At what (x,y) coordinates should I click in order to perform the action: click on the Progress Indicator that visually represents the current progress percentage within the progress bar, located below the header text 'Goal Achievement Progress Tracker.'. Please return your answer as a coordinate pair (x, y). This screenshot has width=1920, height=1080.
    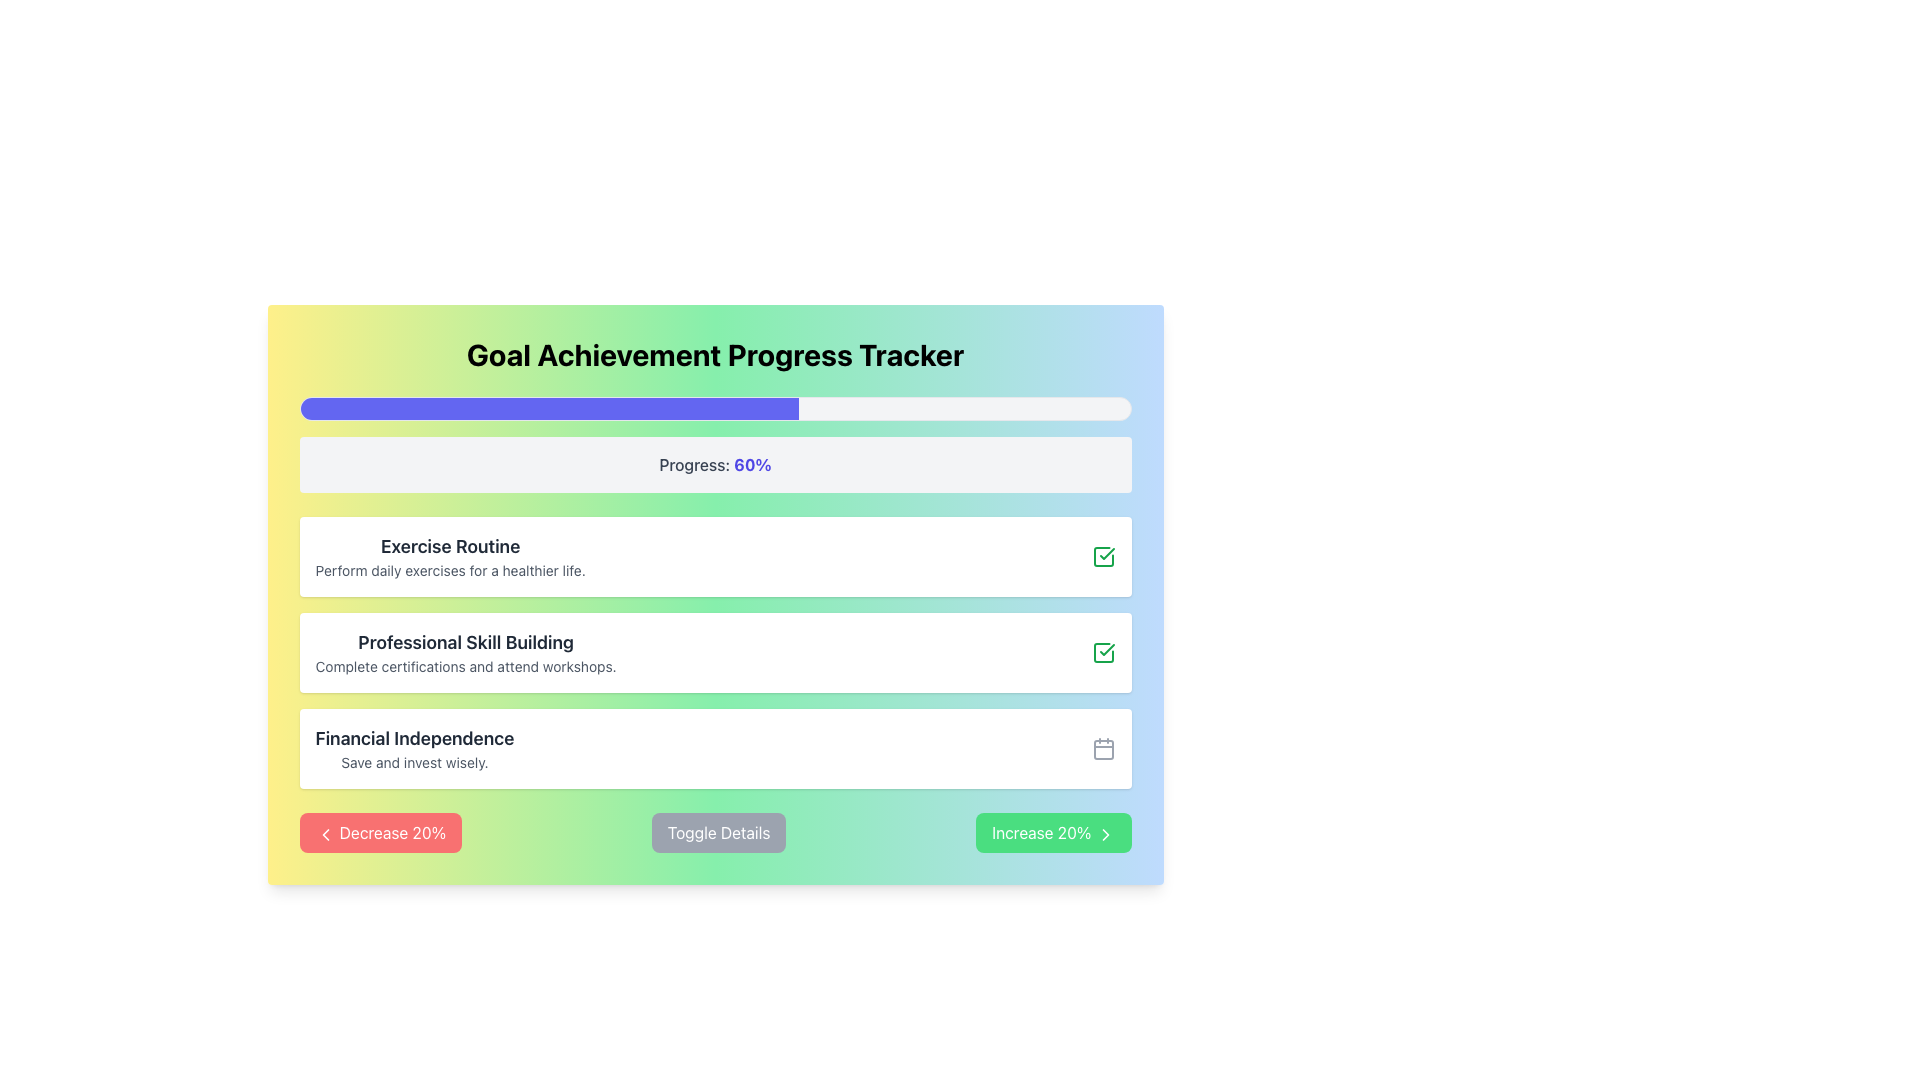
    Looking at the image, I should click on (549, 407).